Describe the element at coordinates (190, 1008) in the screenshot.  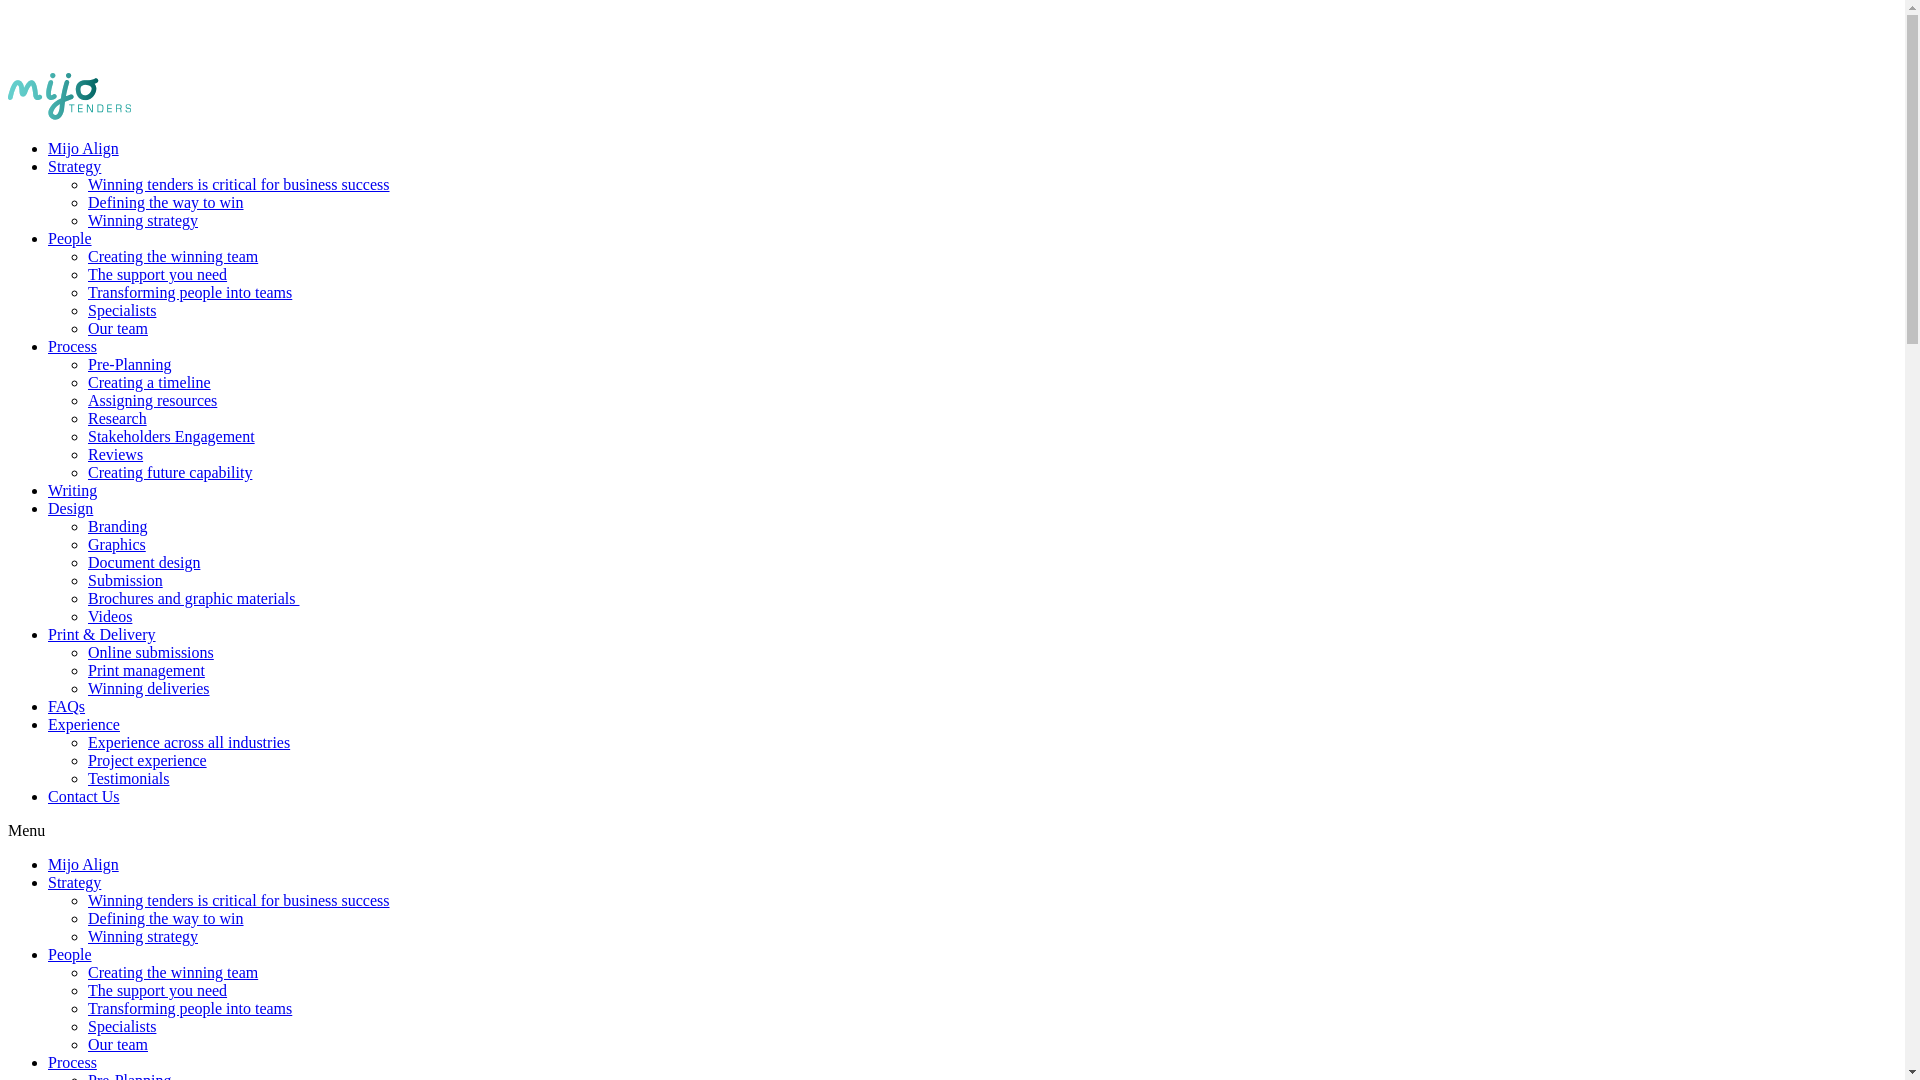
I see `'Transforming people into teams'` at that location.